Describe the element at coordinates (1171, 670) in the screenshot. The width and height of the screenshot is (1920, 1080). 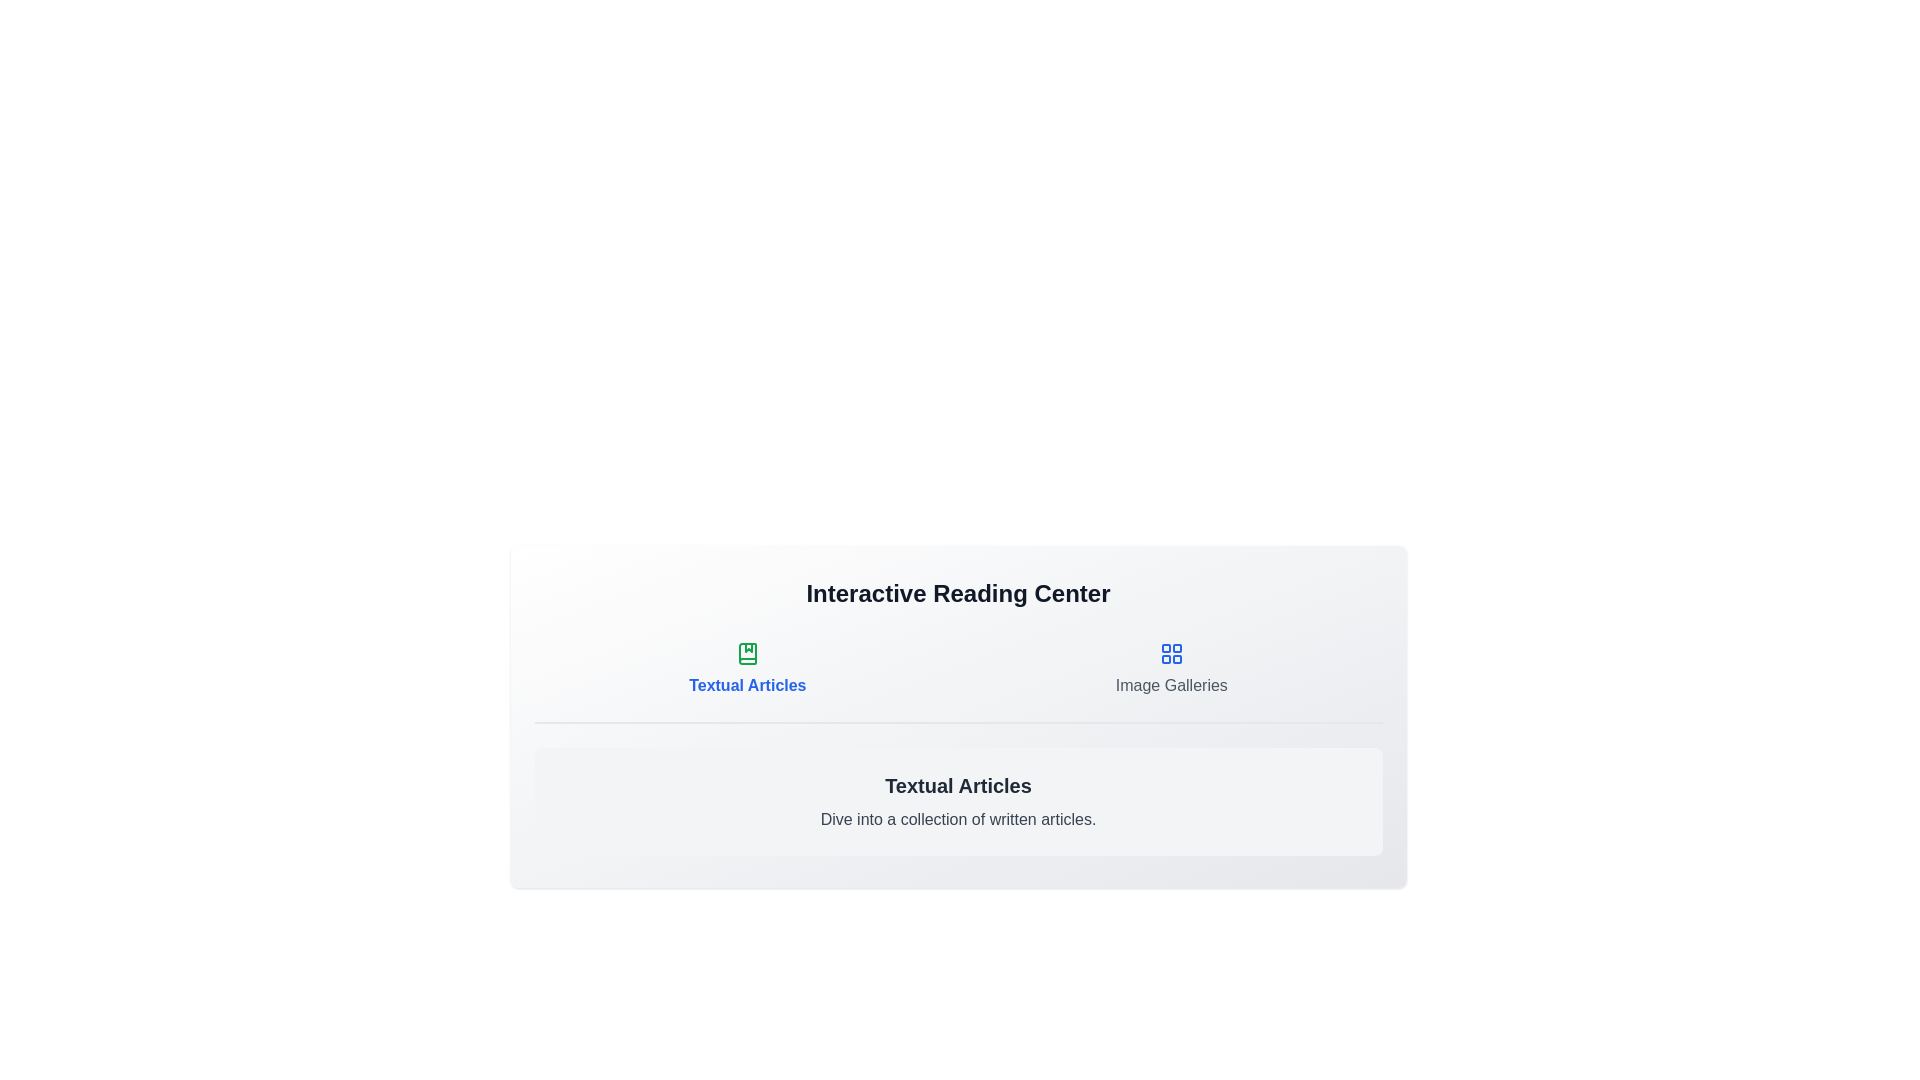
I see `the tab corresponding to Image Galleries` at that location.